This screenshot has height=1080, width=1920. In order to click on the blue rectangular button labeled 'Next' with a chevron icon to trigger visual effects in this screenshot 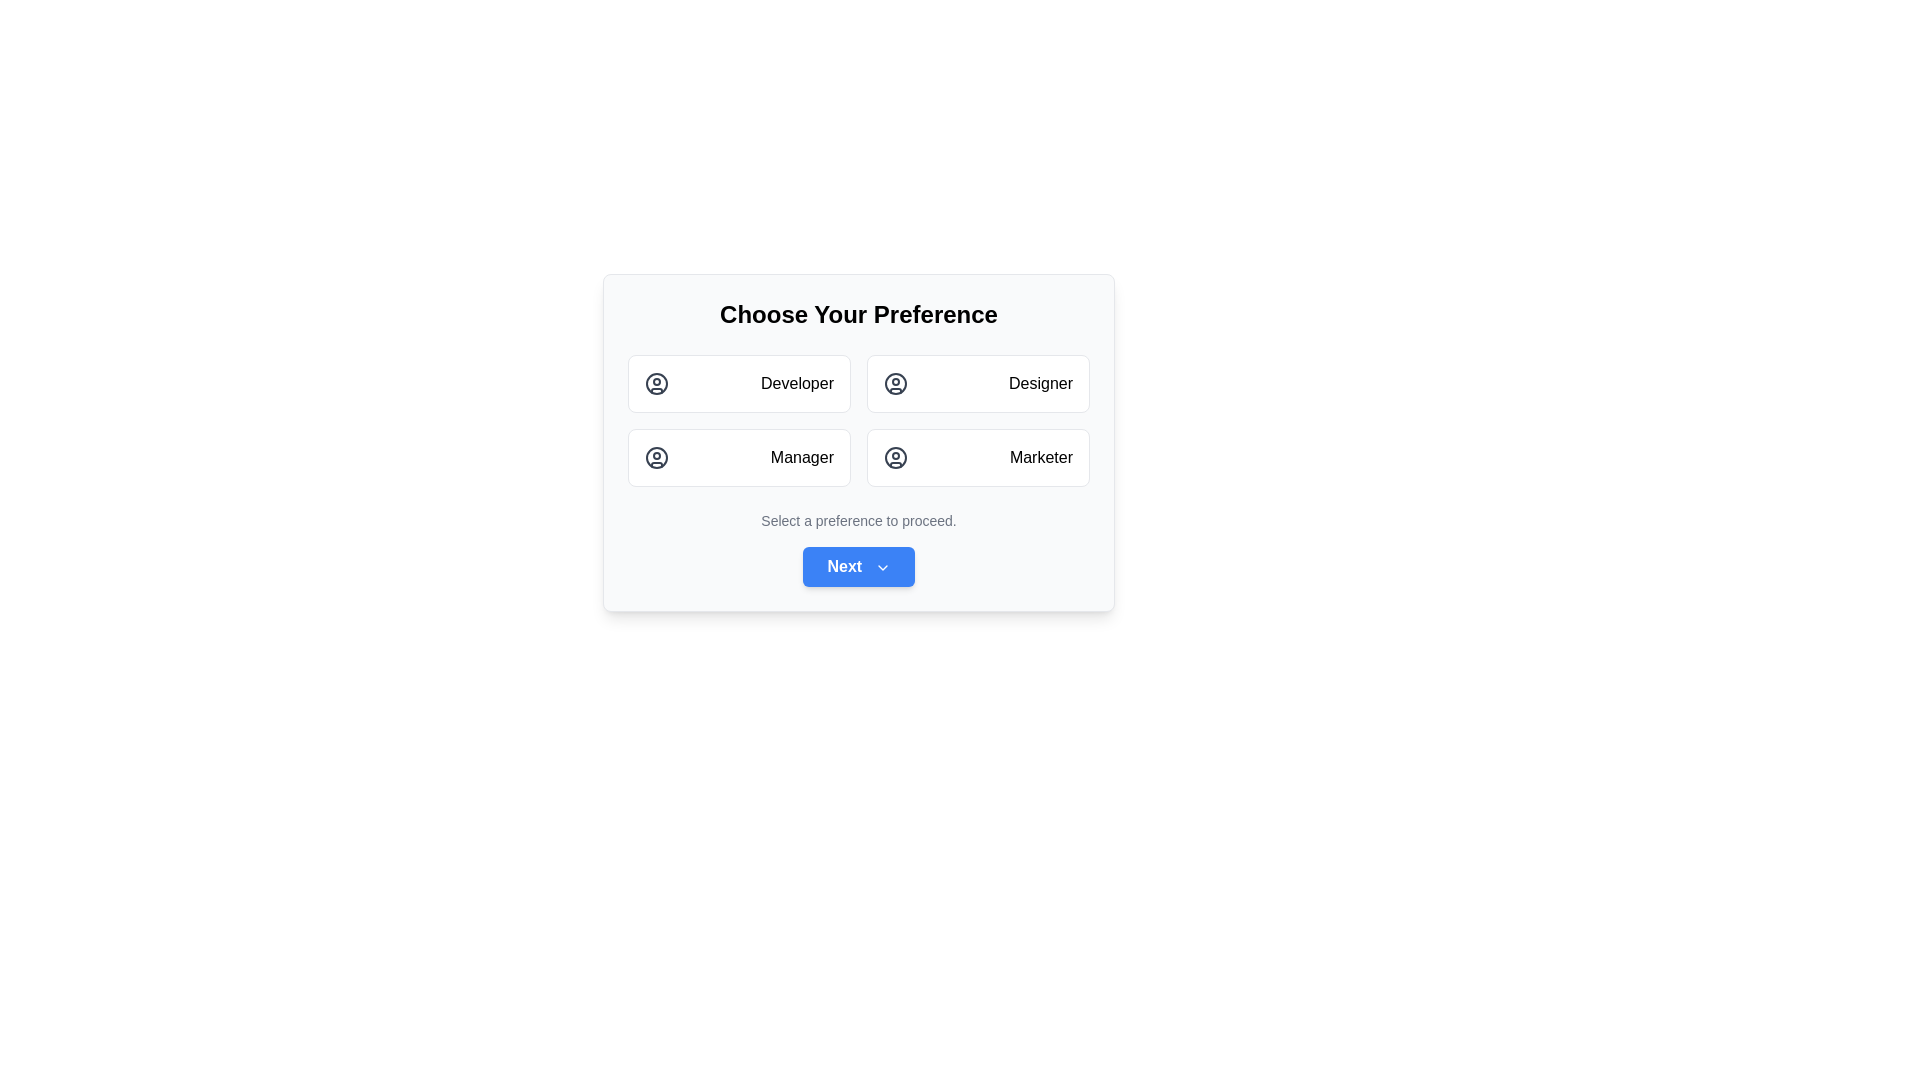, I will do `click(859, 567)`.